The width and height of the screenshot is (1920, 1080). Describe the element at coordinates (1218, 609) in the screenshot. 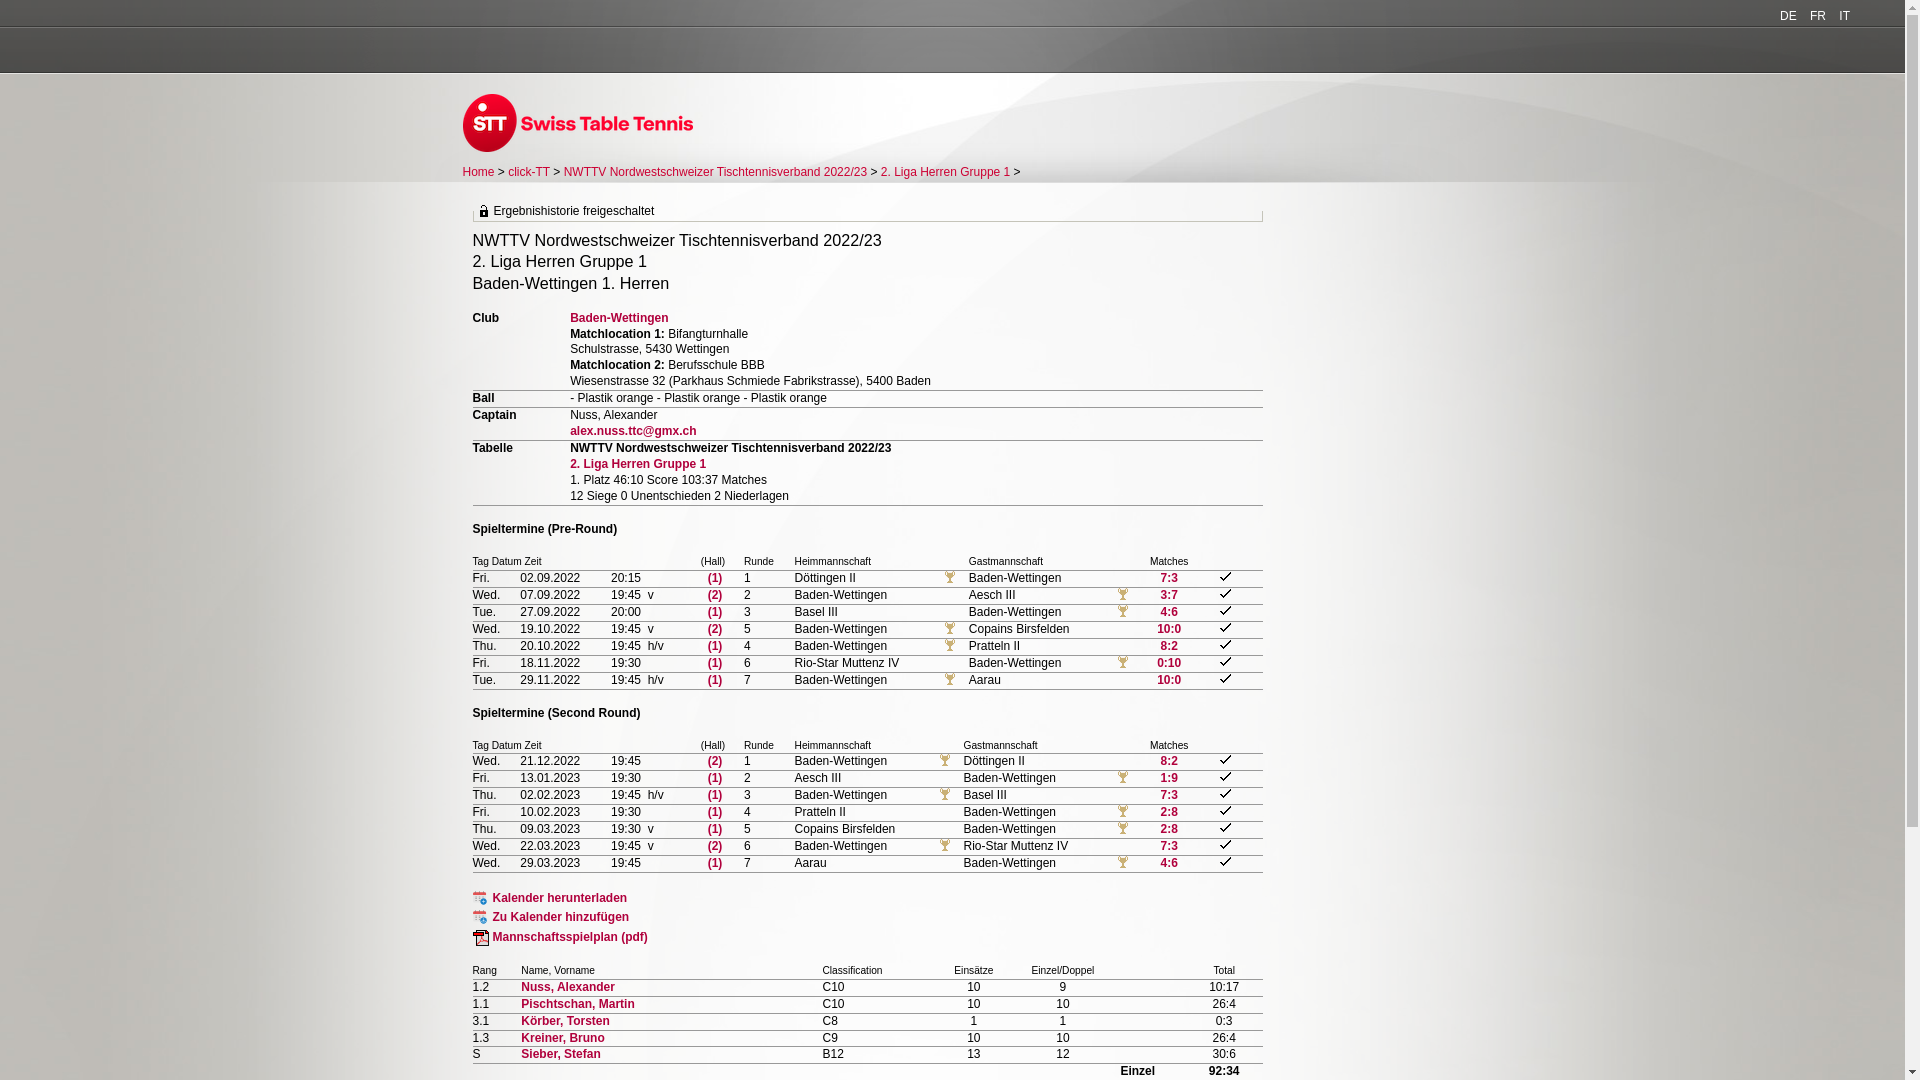

I see `'Spielbericht genehmigt'` at that location.